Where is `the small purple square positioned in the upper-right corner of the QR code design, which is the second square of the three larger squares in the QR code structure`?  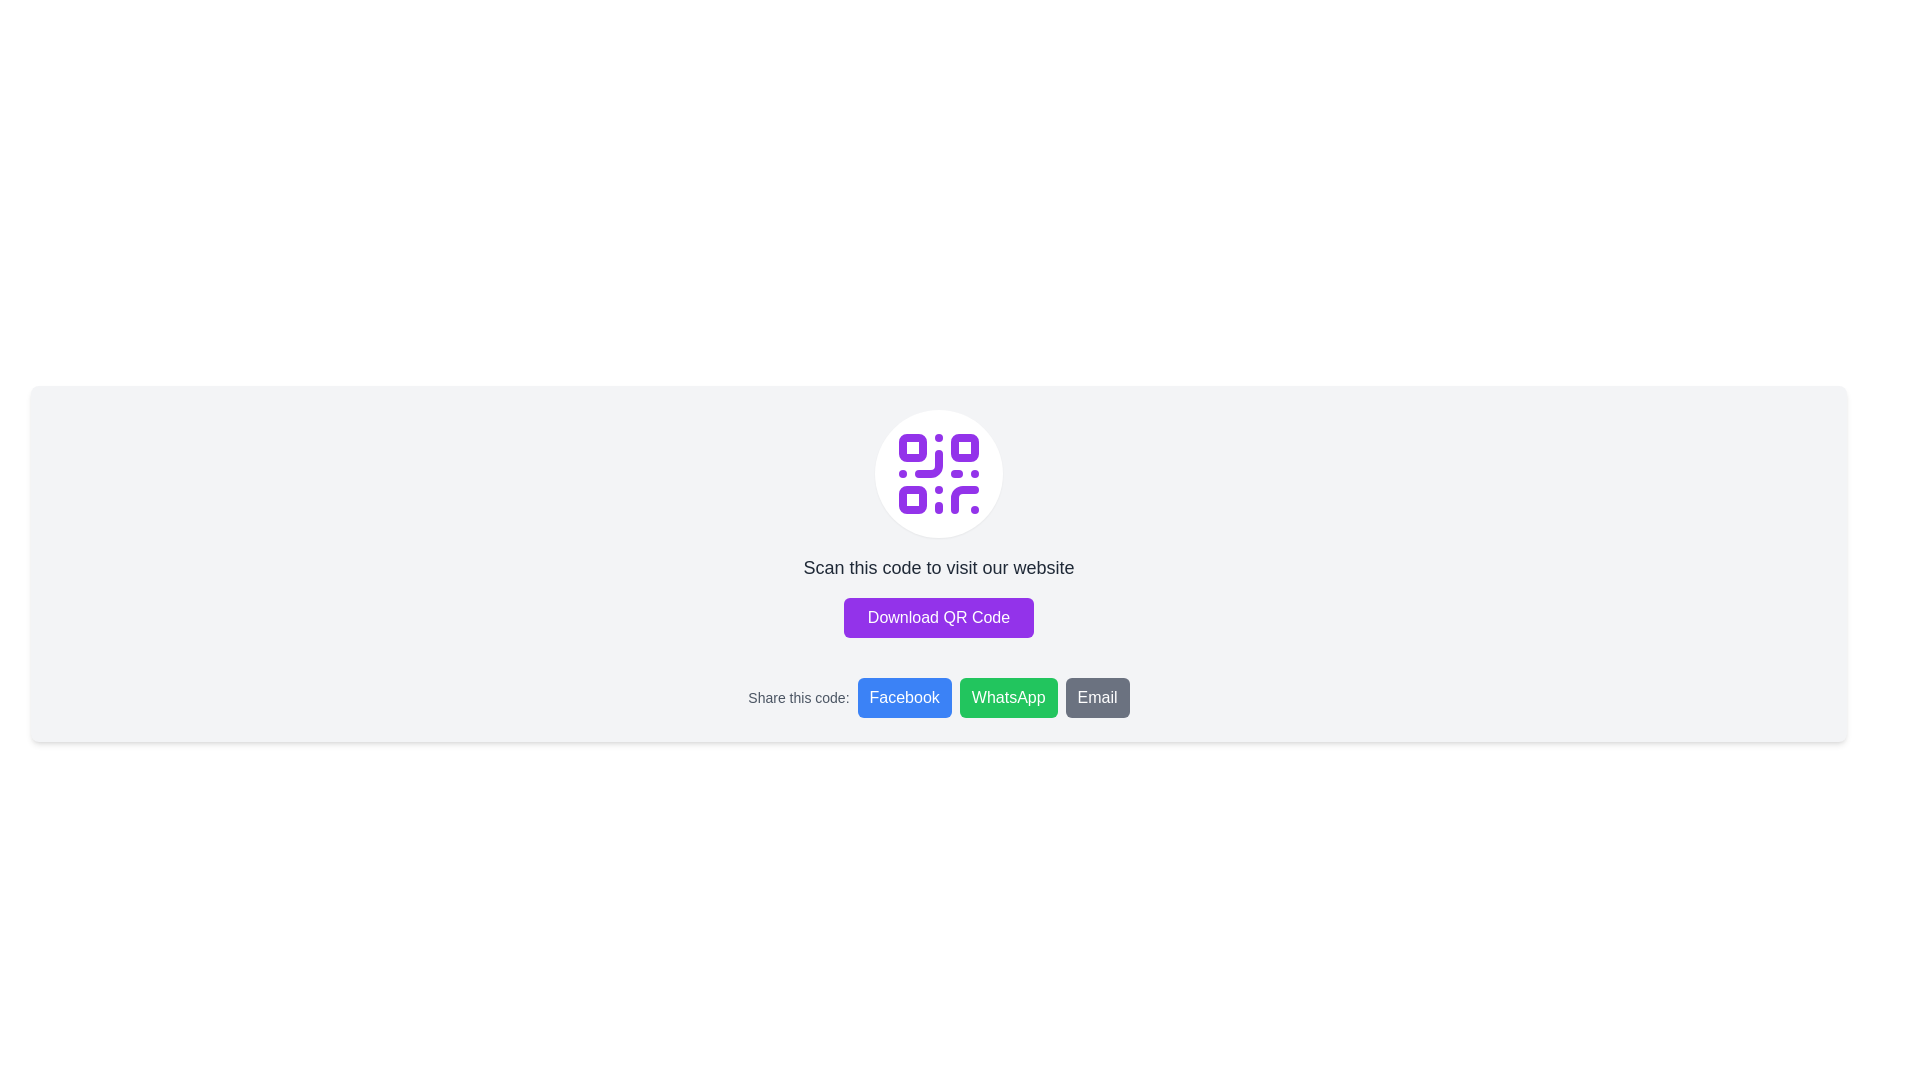
the small purple square positioned in the upper-right corner of the QR code design, which is the second square of the three larger squares in the QR code structure is located at coordinates (964, 446).